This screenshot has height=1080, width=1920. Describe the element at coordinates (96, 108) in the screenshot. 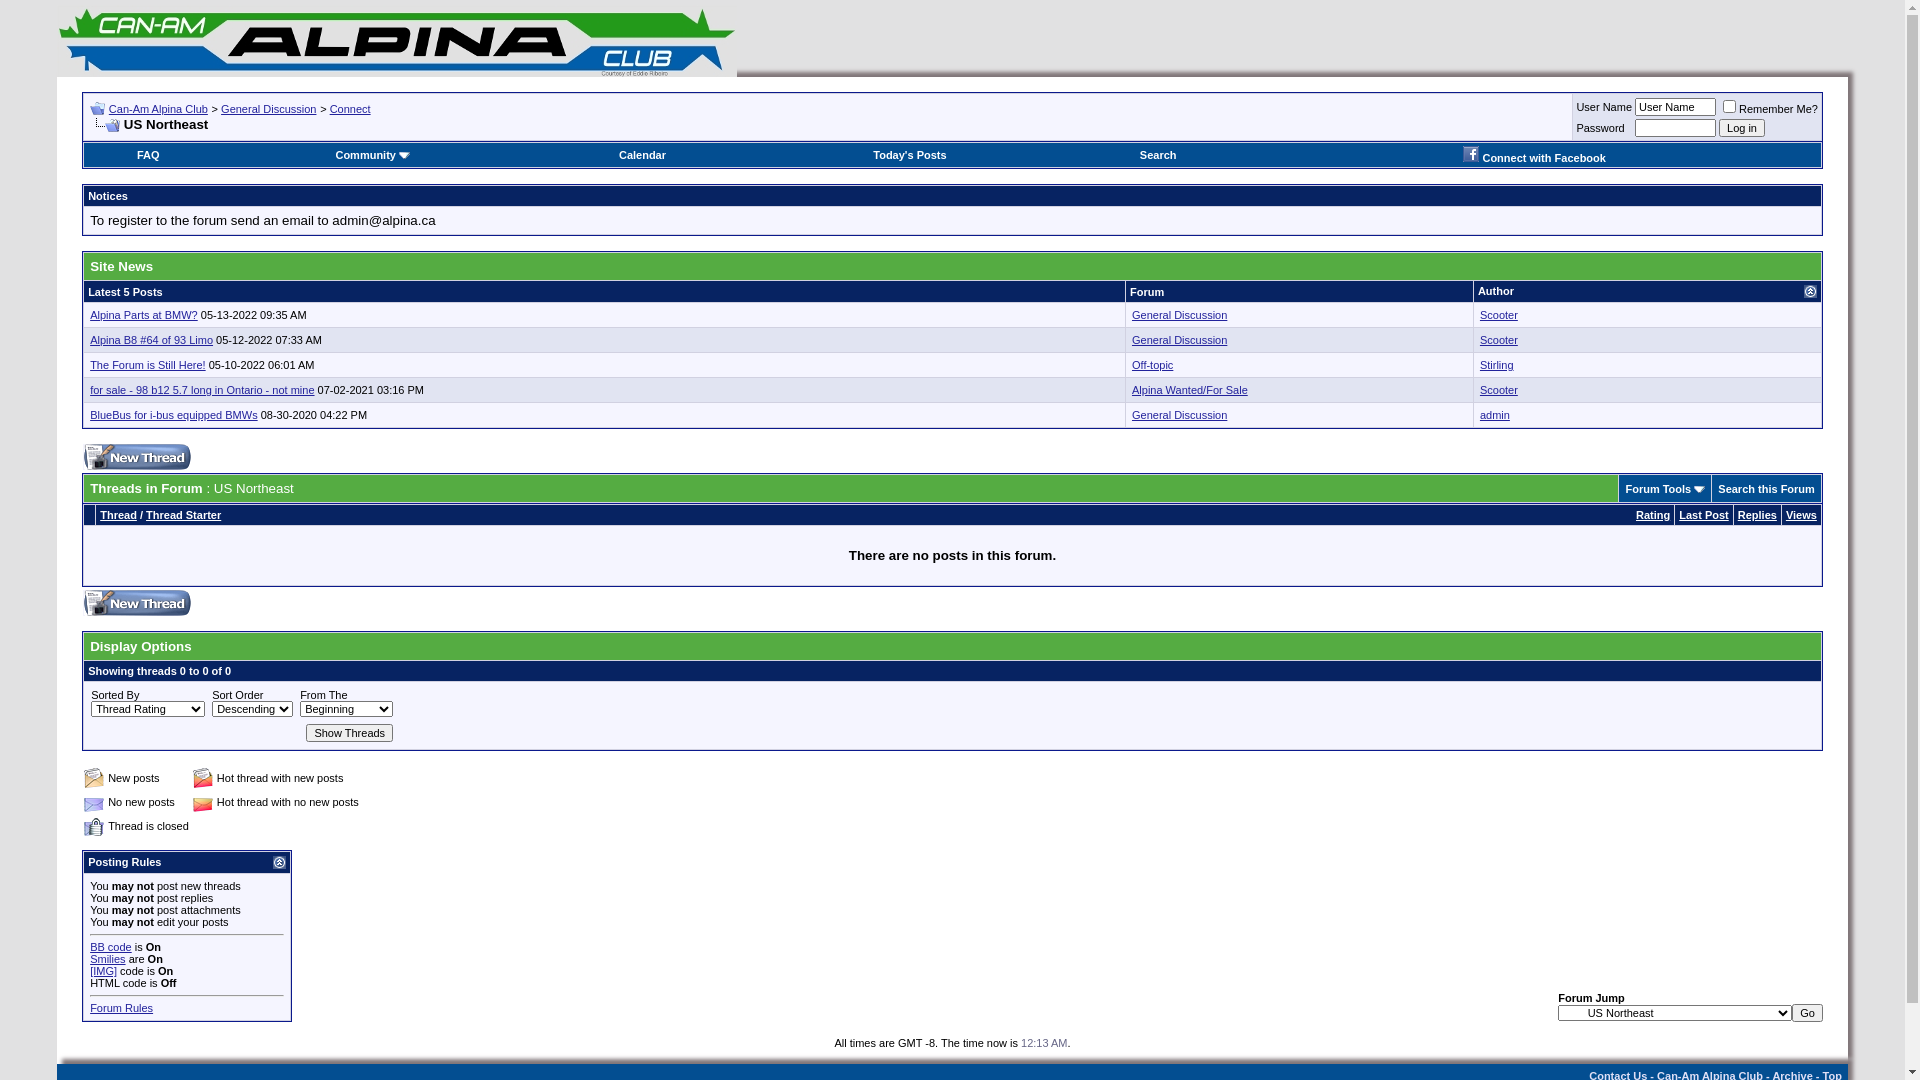

I see `'Go Back'` at that location.